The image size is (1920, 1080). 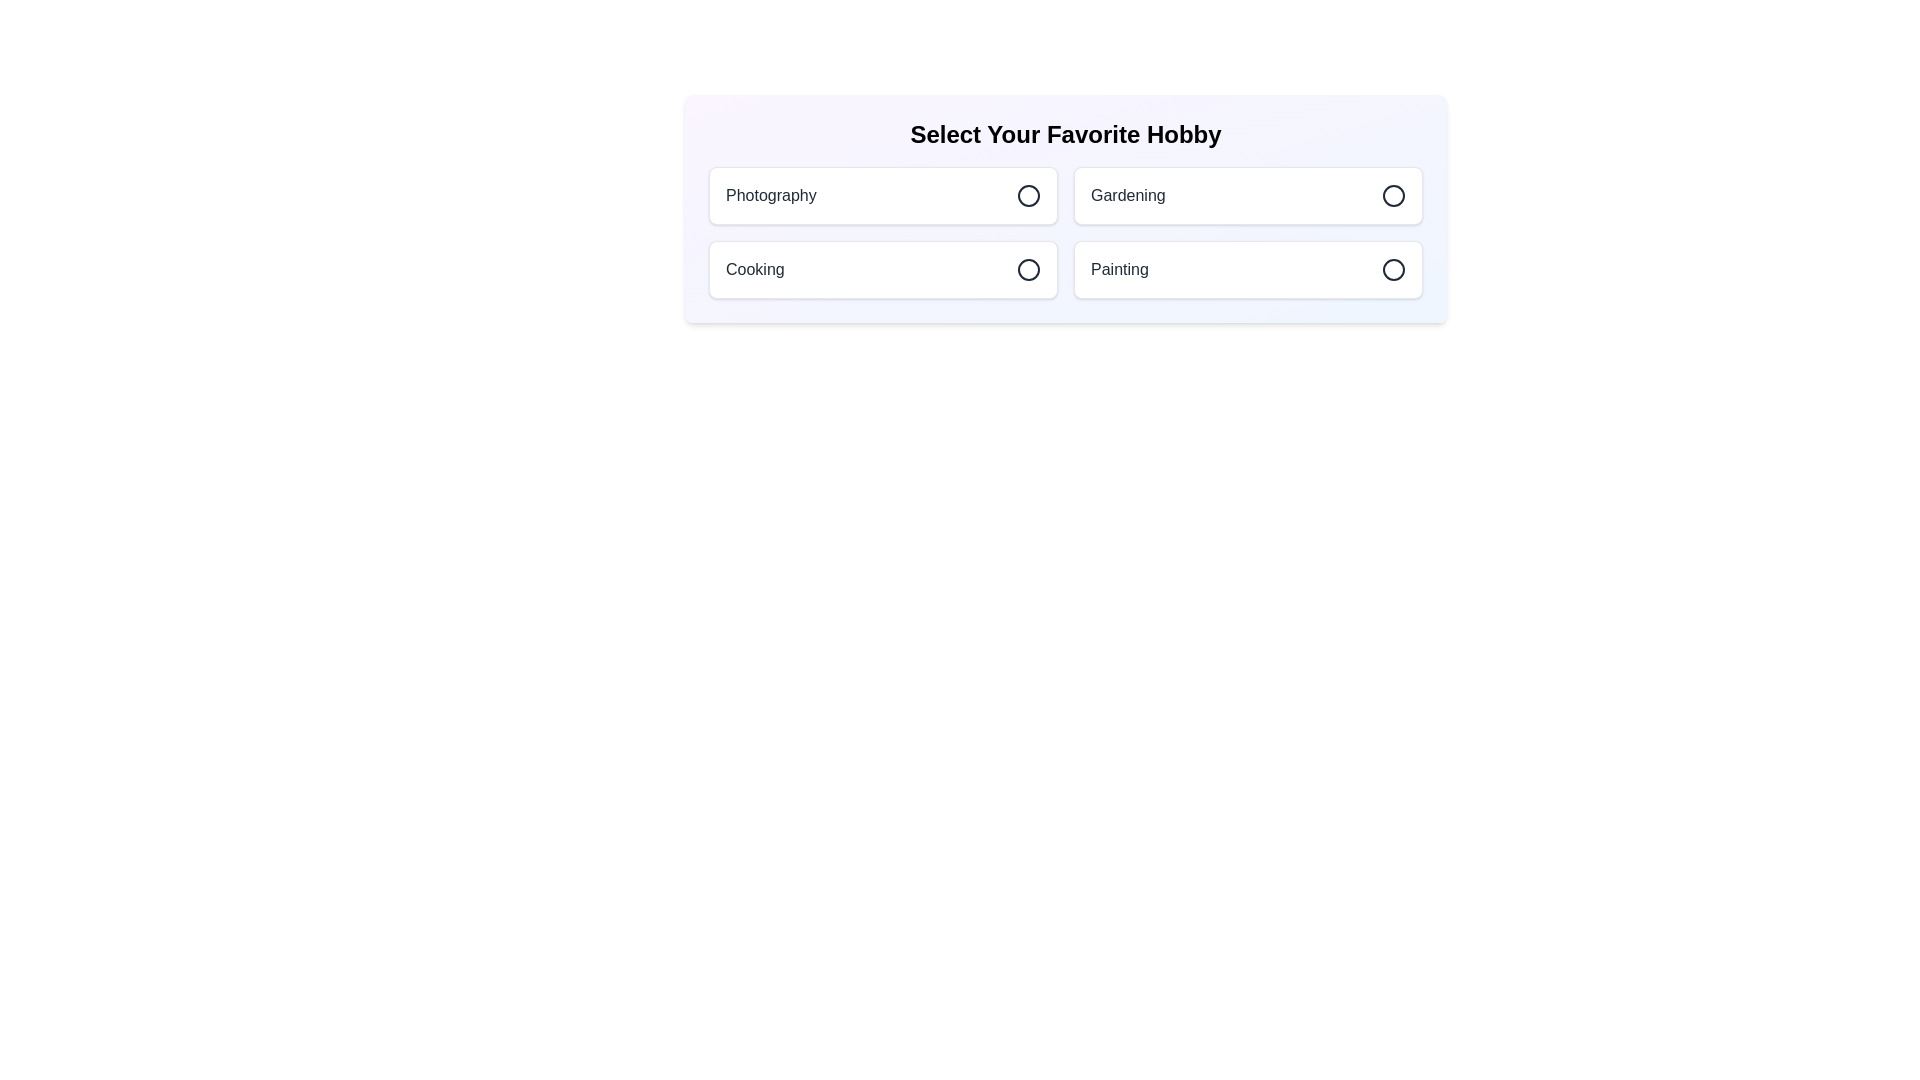 What do you see at coordinates (770, 196) in the screenshot?
I see `the 'Photography' text label, which is a black font label inside a white rectangular section with a rounded border, located in the top-left of a two-by-two grid layout` at bounding box center [770, 196].